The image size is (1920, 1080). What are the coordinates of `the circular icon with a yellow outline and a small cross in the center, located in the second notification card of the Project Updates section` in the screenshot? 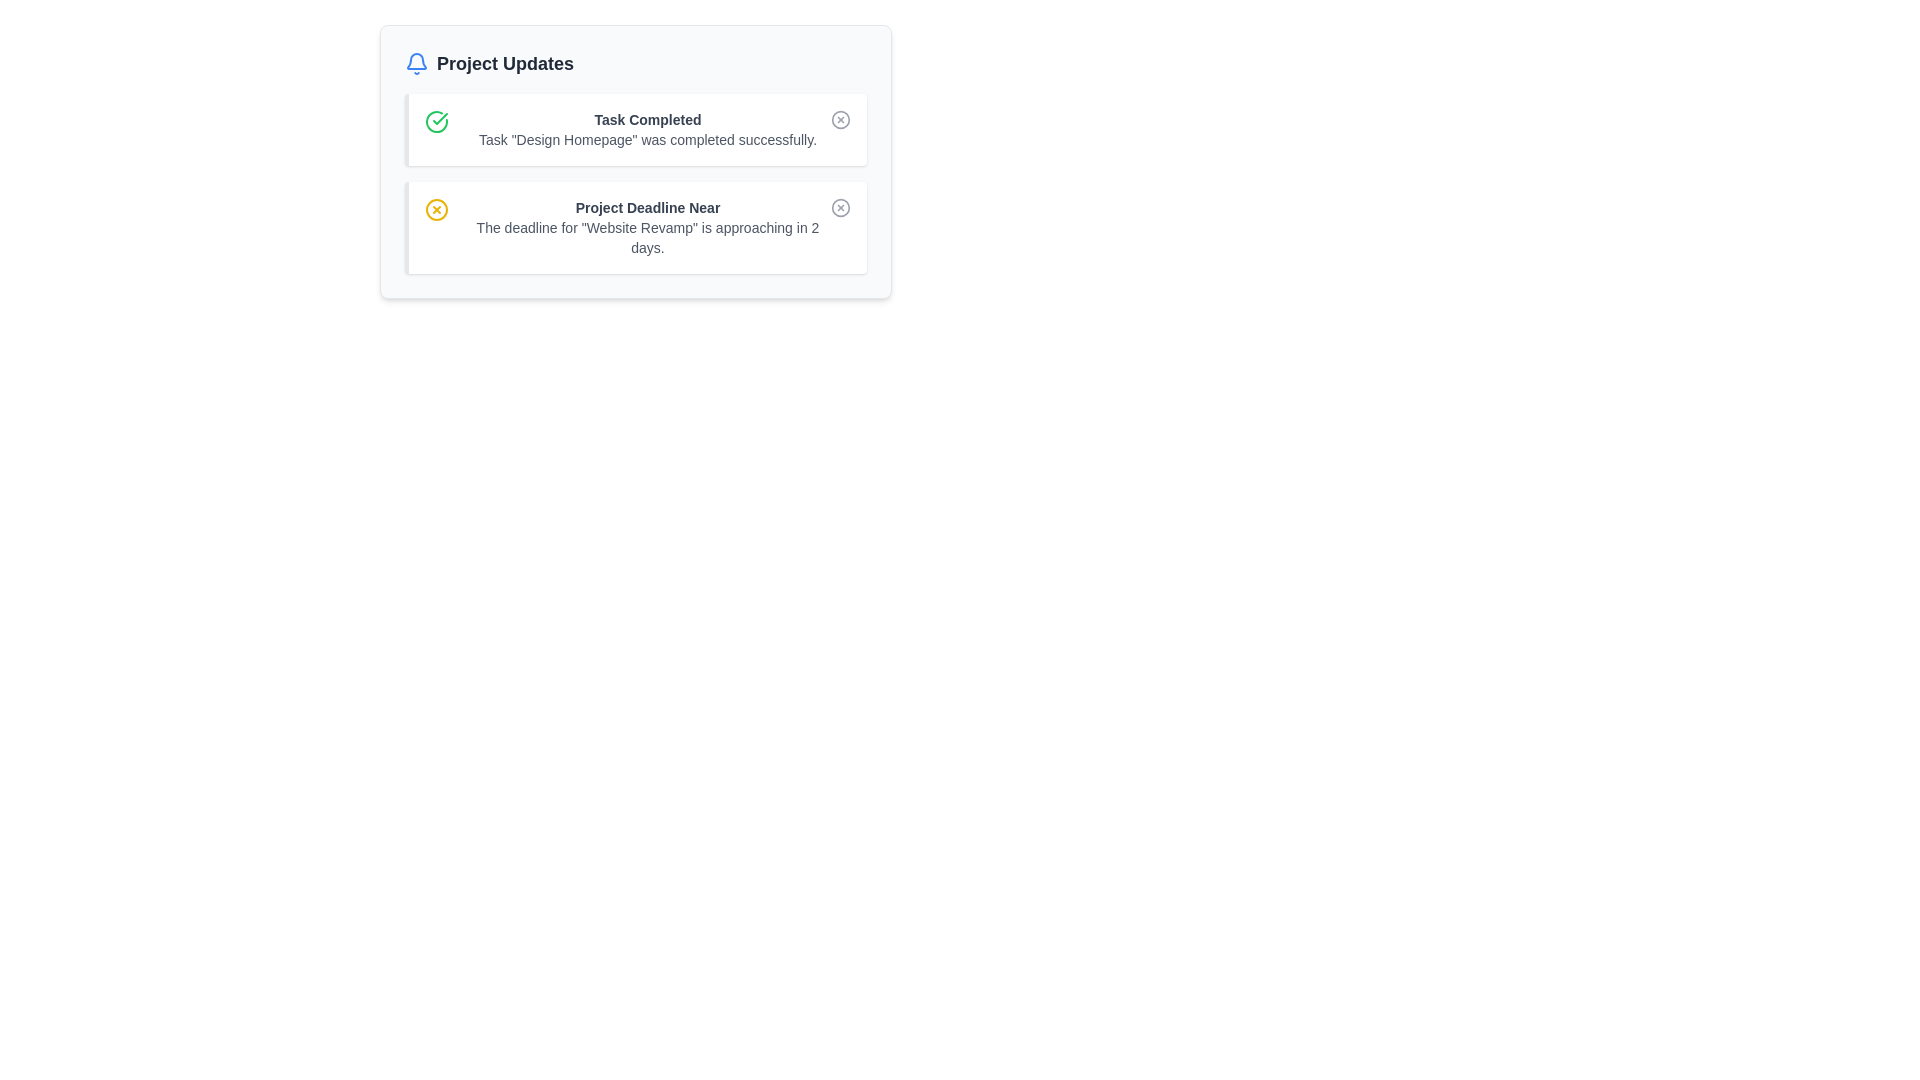 It's located at (435, 209).